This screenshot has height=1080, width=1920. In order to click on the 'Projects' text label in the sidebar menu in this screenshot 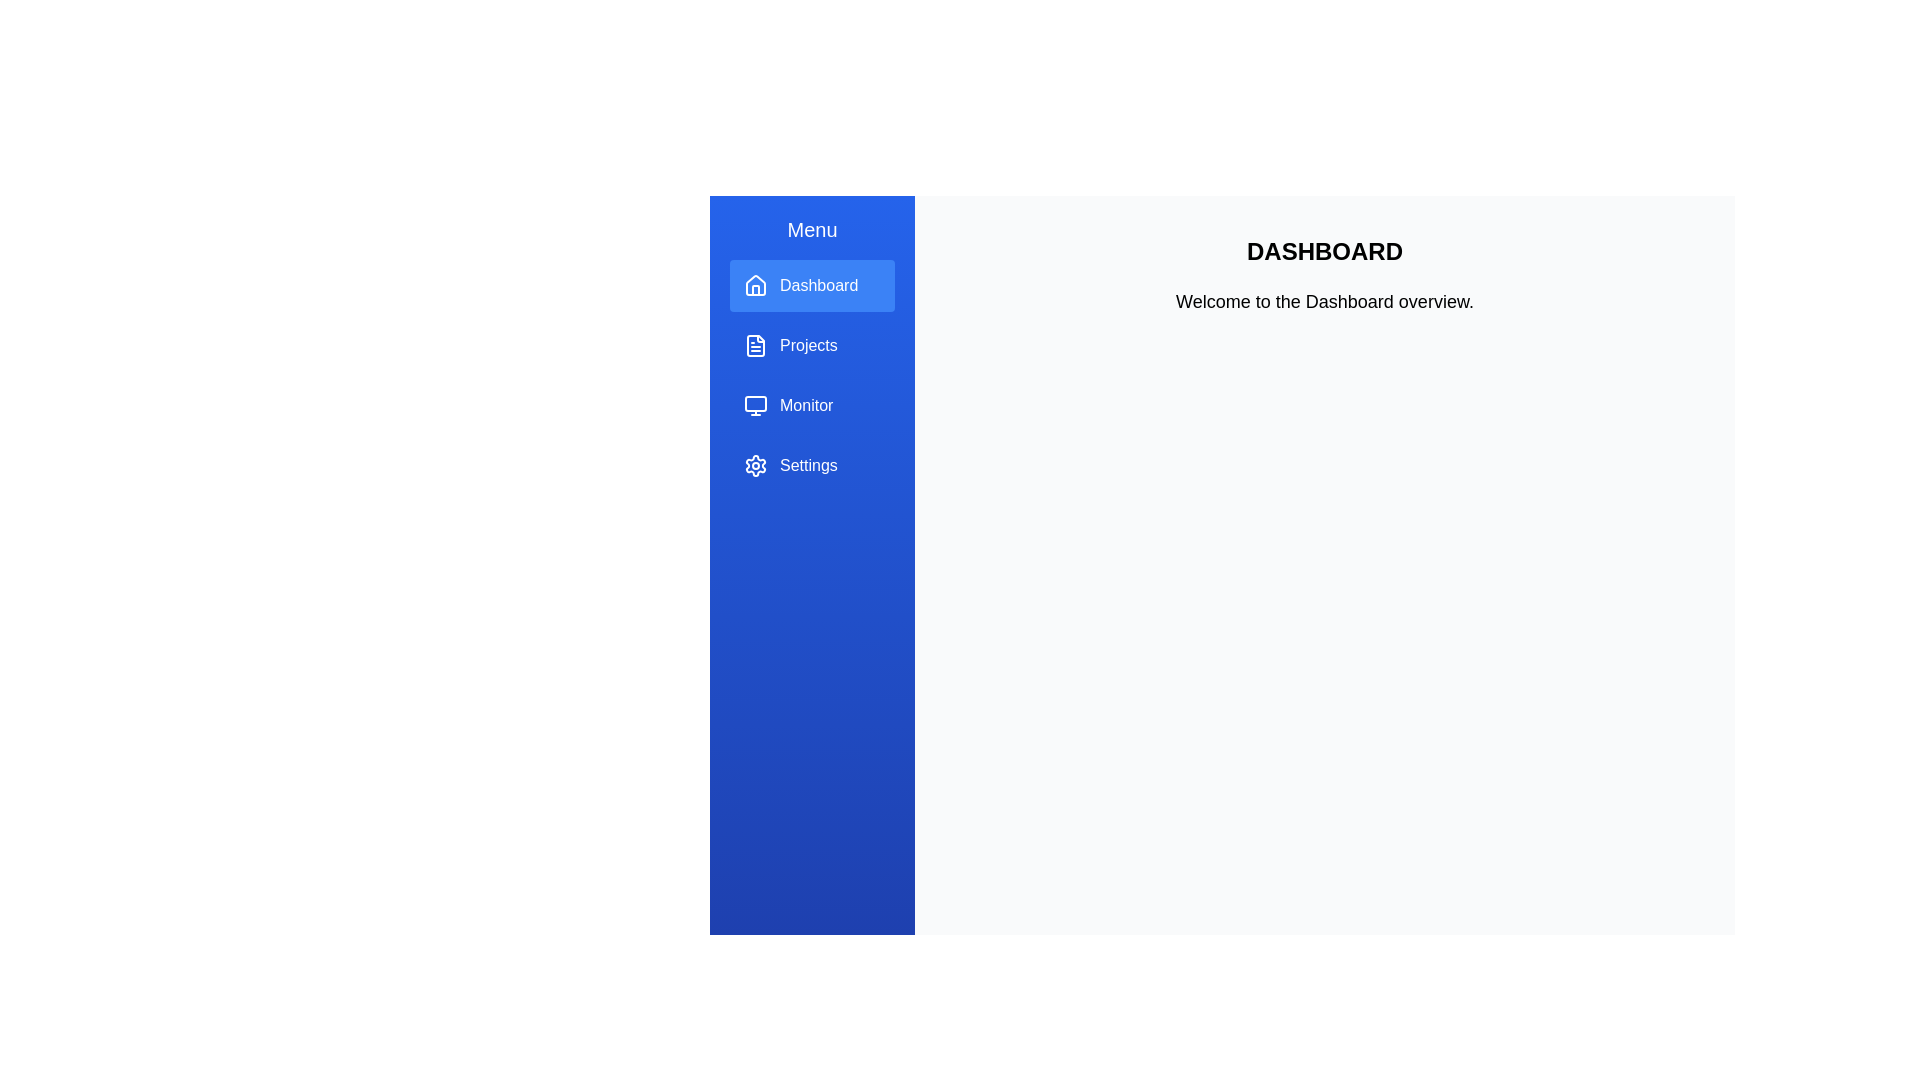, I will do `click(808, 345)`.